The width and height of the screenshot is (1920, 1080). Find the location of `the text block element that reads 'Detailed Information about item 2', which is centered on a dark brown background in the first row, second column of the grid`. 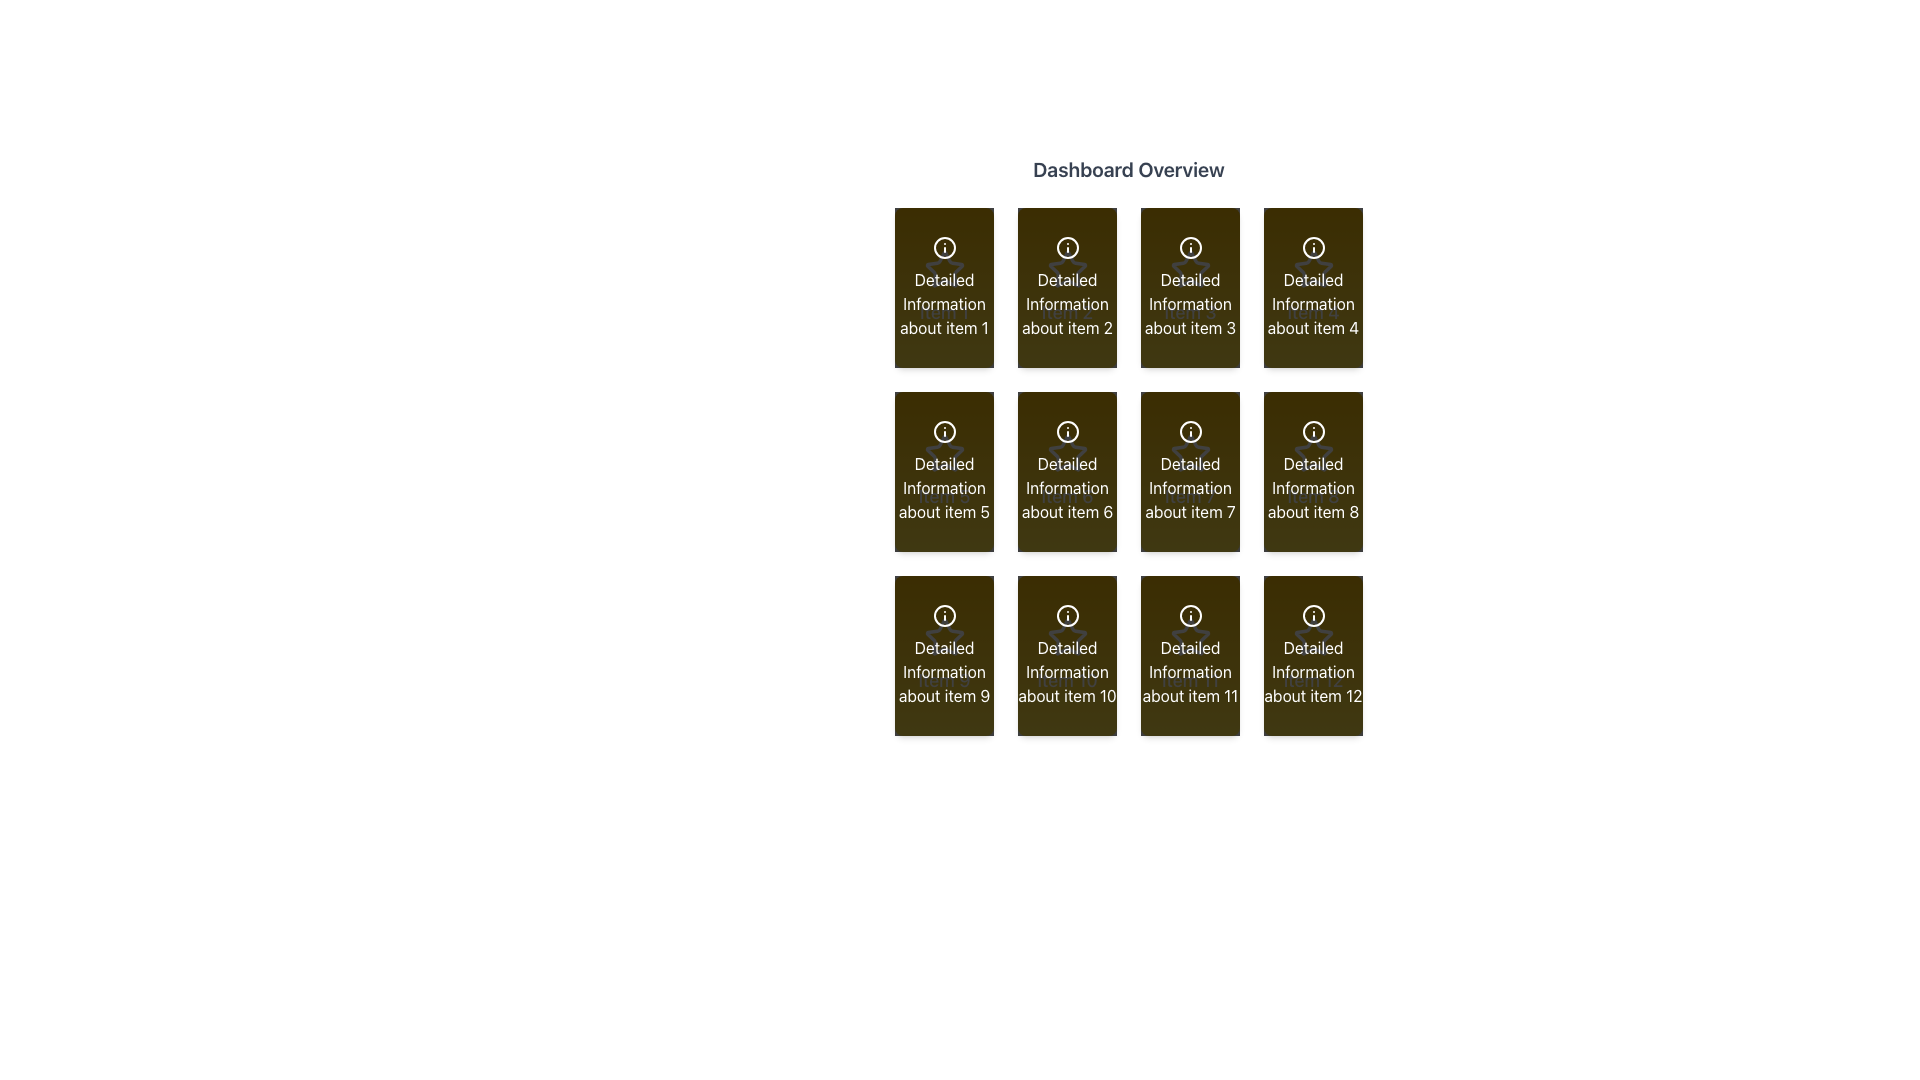

the text block element that reads 'Detailed Information about item 2', which is centered on a dark brown background in the first row, second column of the grid is located at coordinates (1066, 304).